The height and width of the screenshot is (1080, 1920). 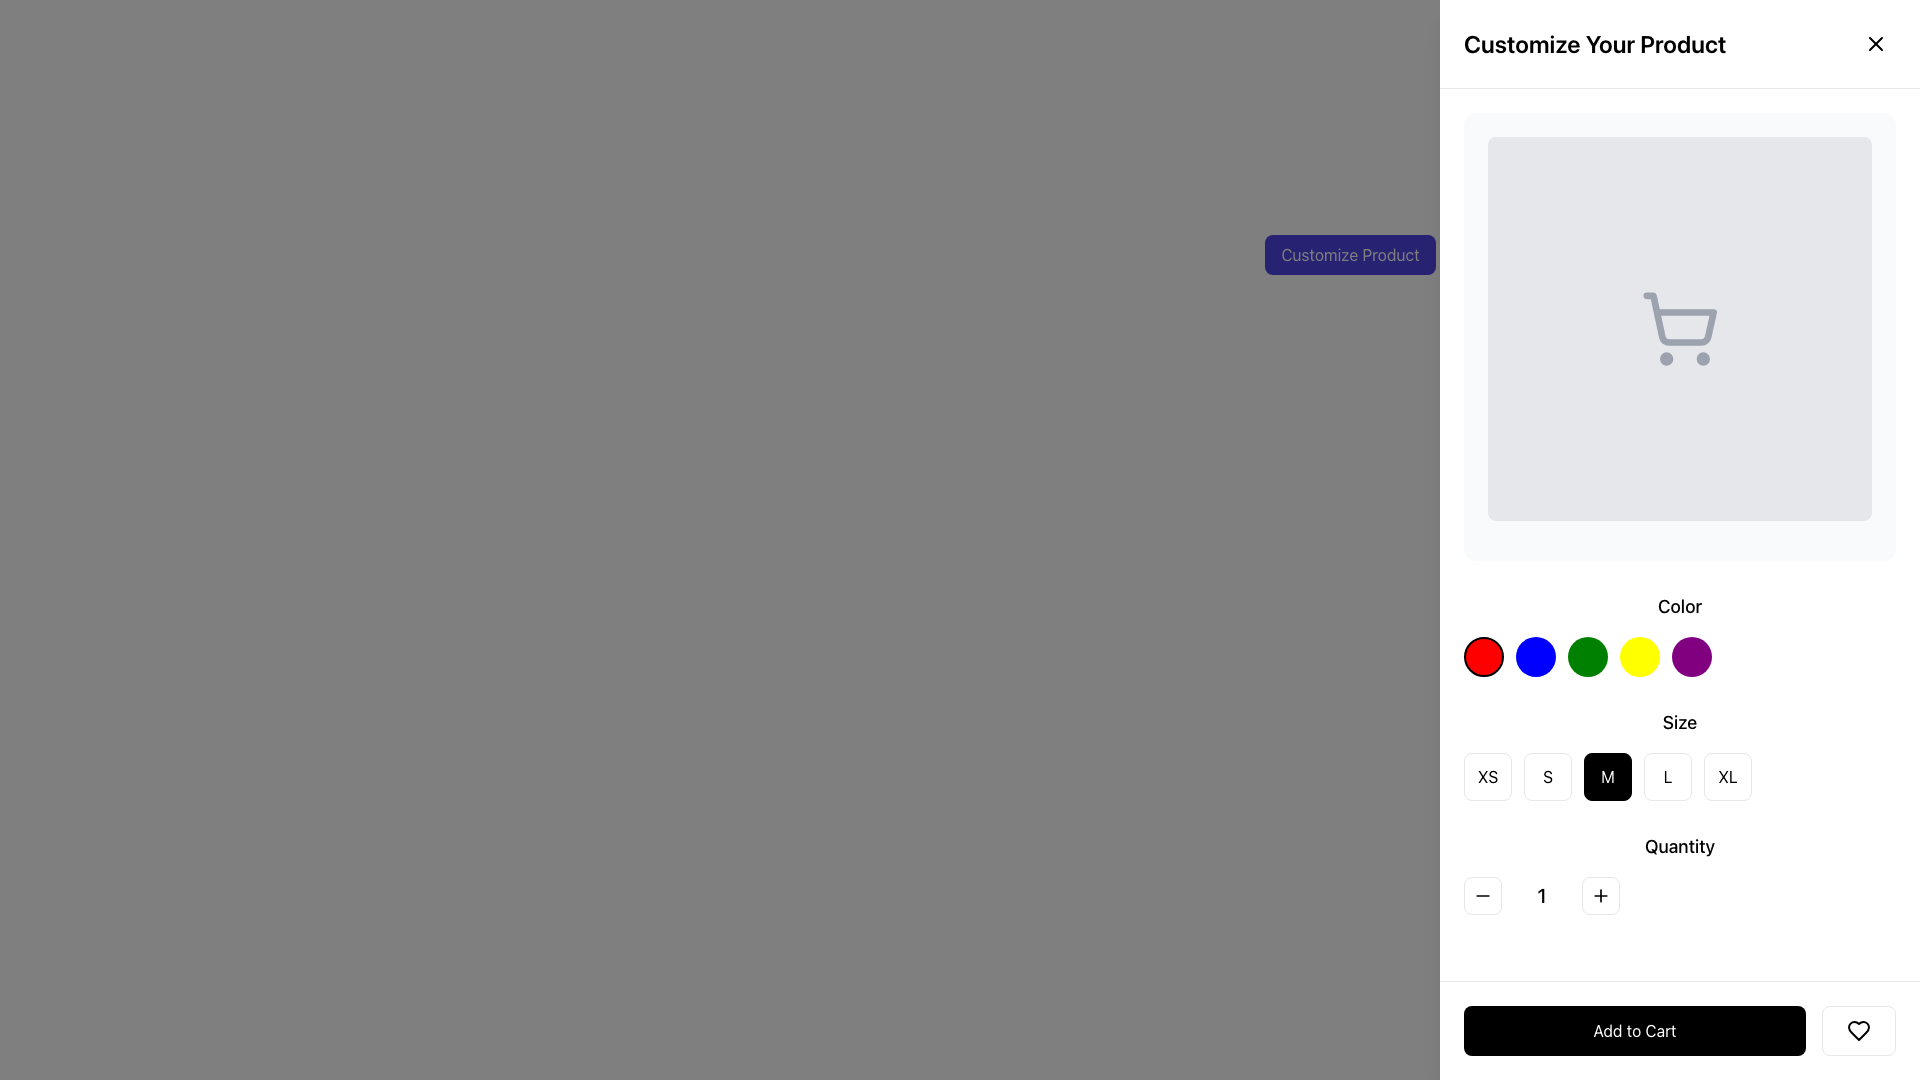 What do you see at coordinates (1483, 656) in the screenshot?
I see `the first circular color selection button for red color customization` at bounding box center [1483, 656].